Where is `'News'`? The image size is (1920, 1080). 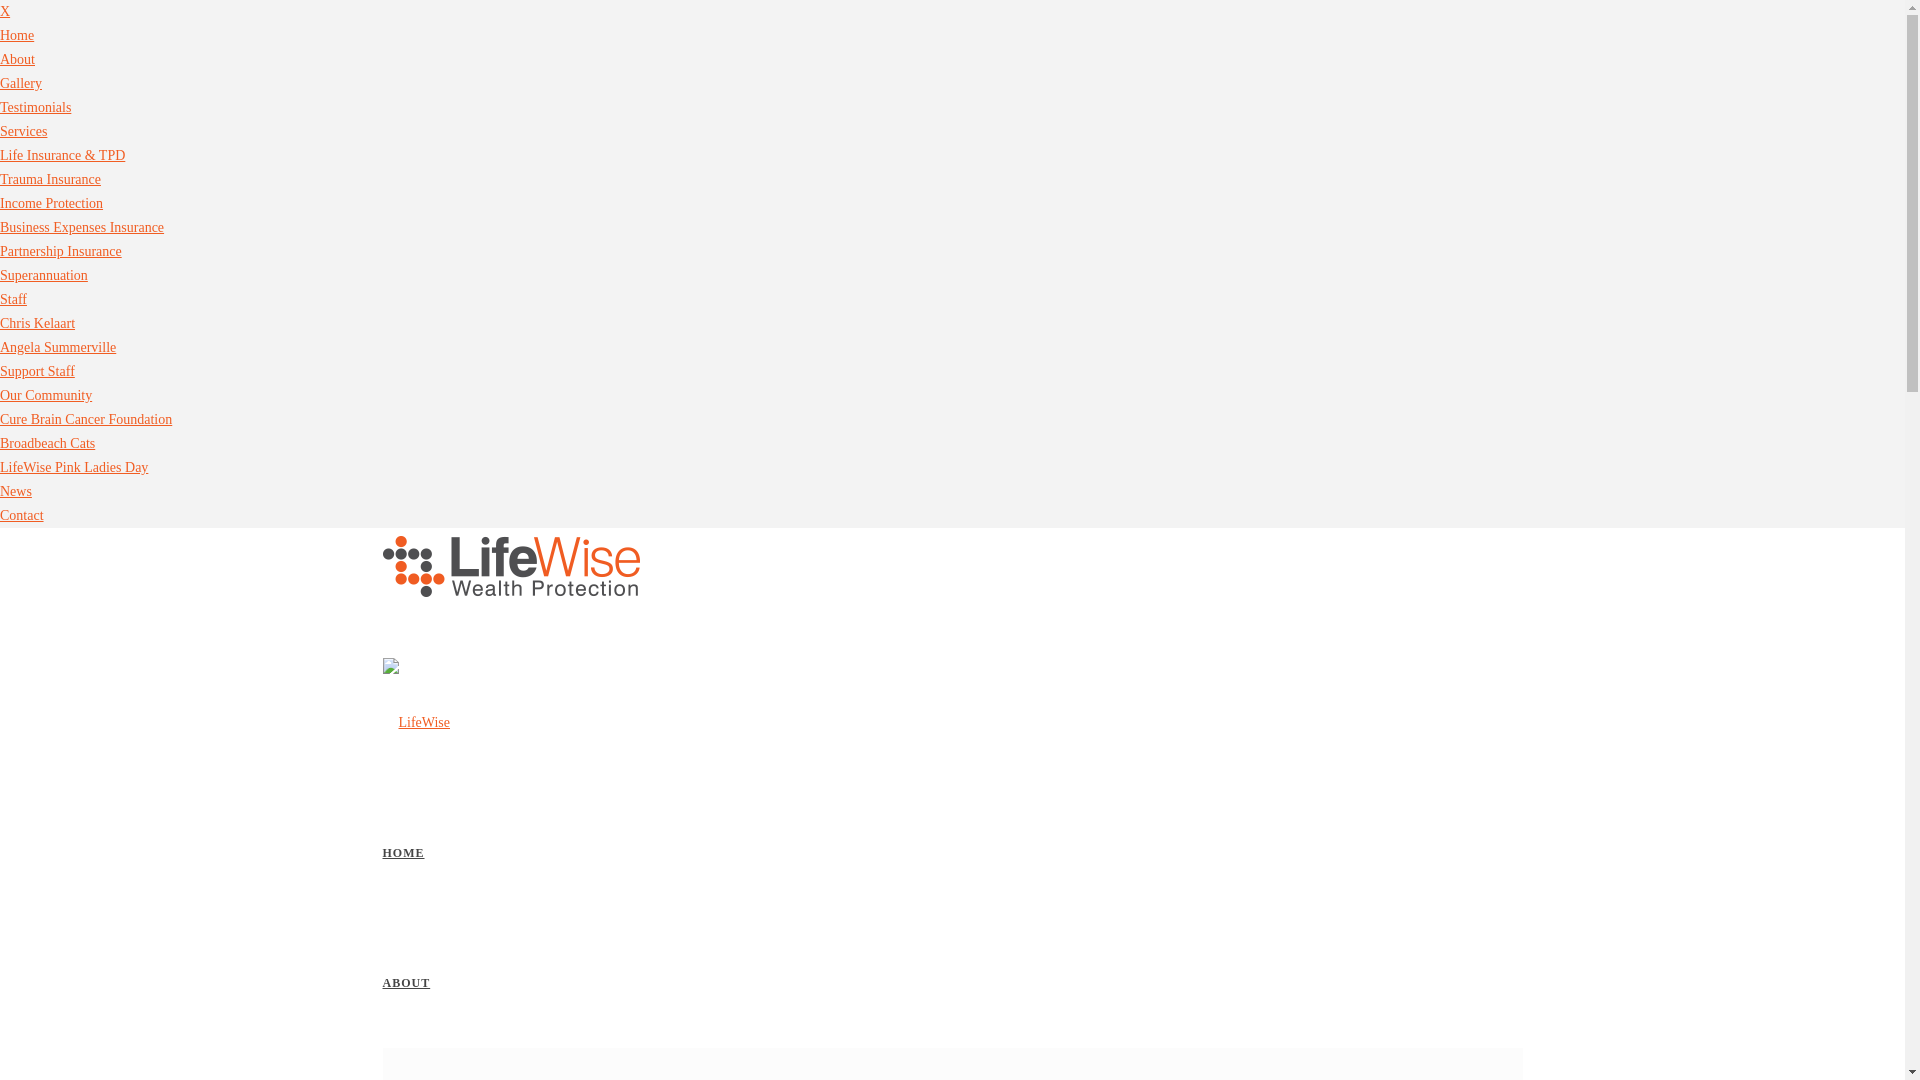
'News' is located at coordinates (15, 491).